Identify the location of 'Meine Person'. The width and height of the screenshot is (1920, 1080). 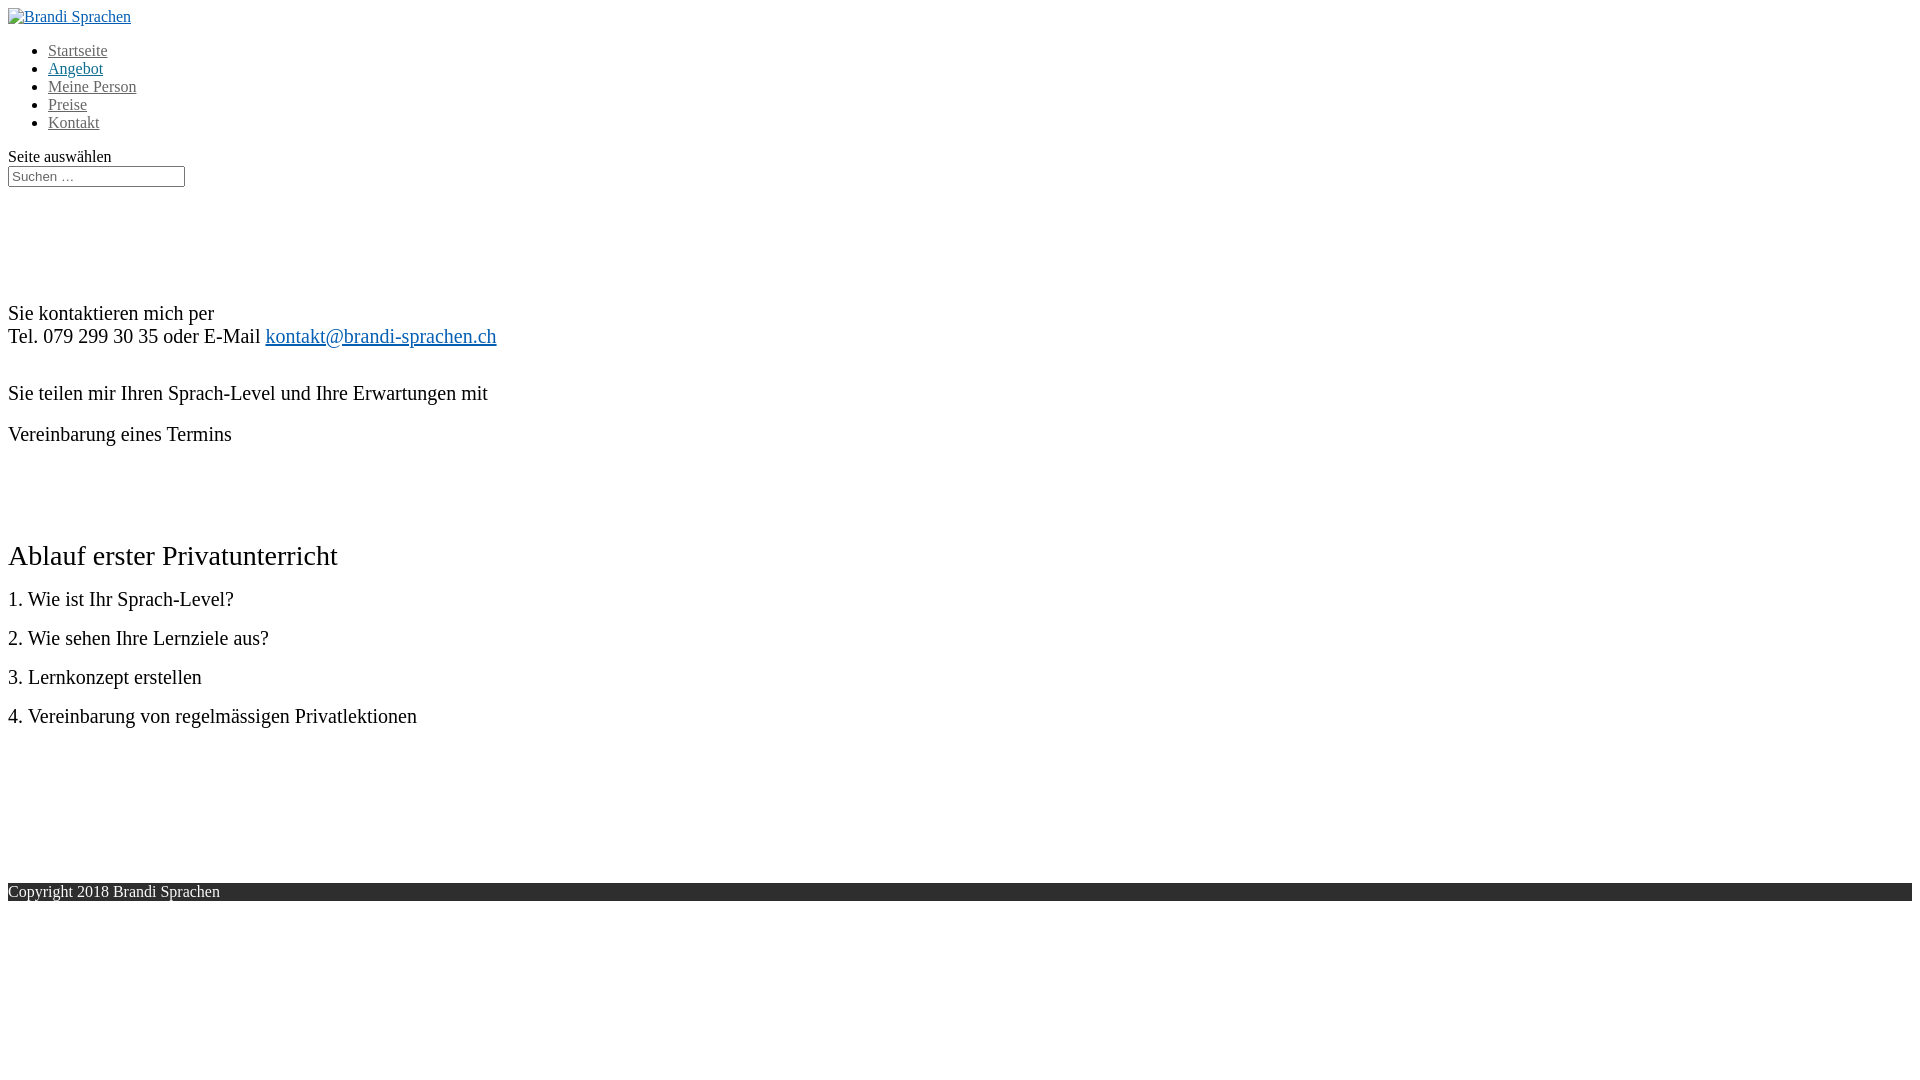
(90, 85).